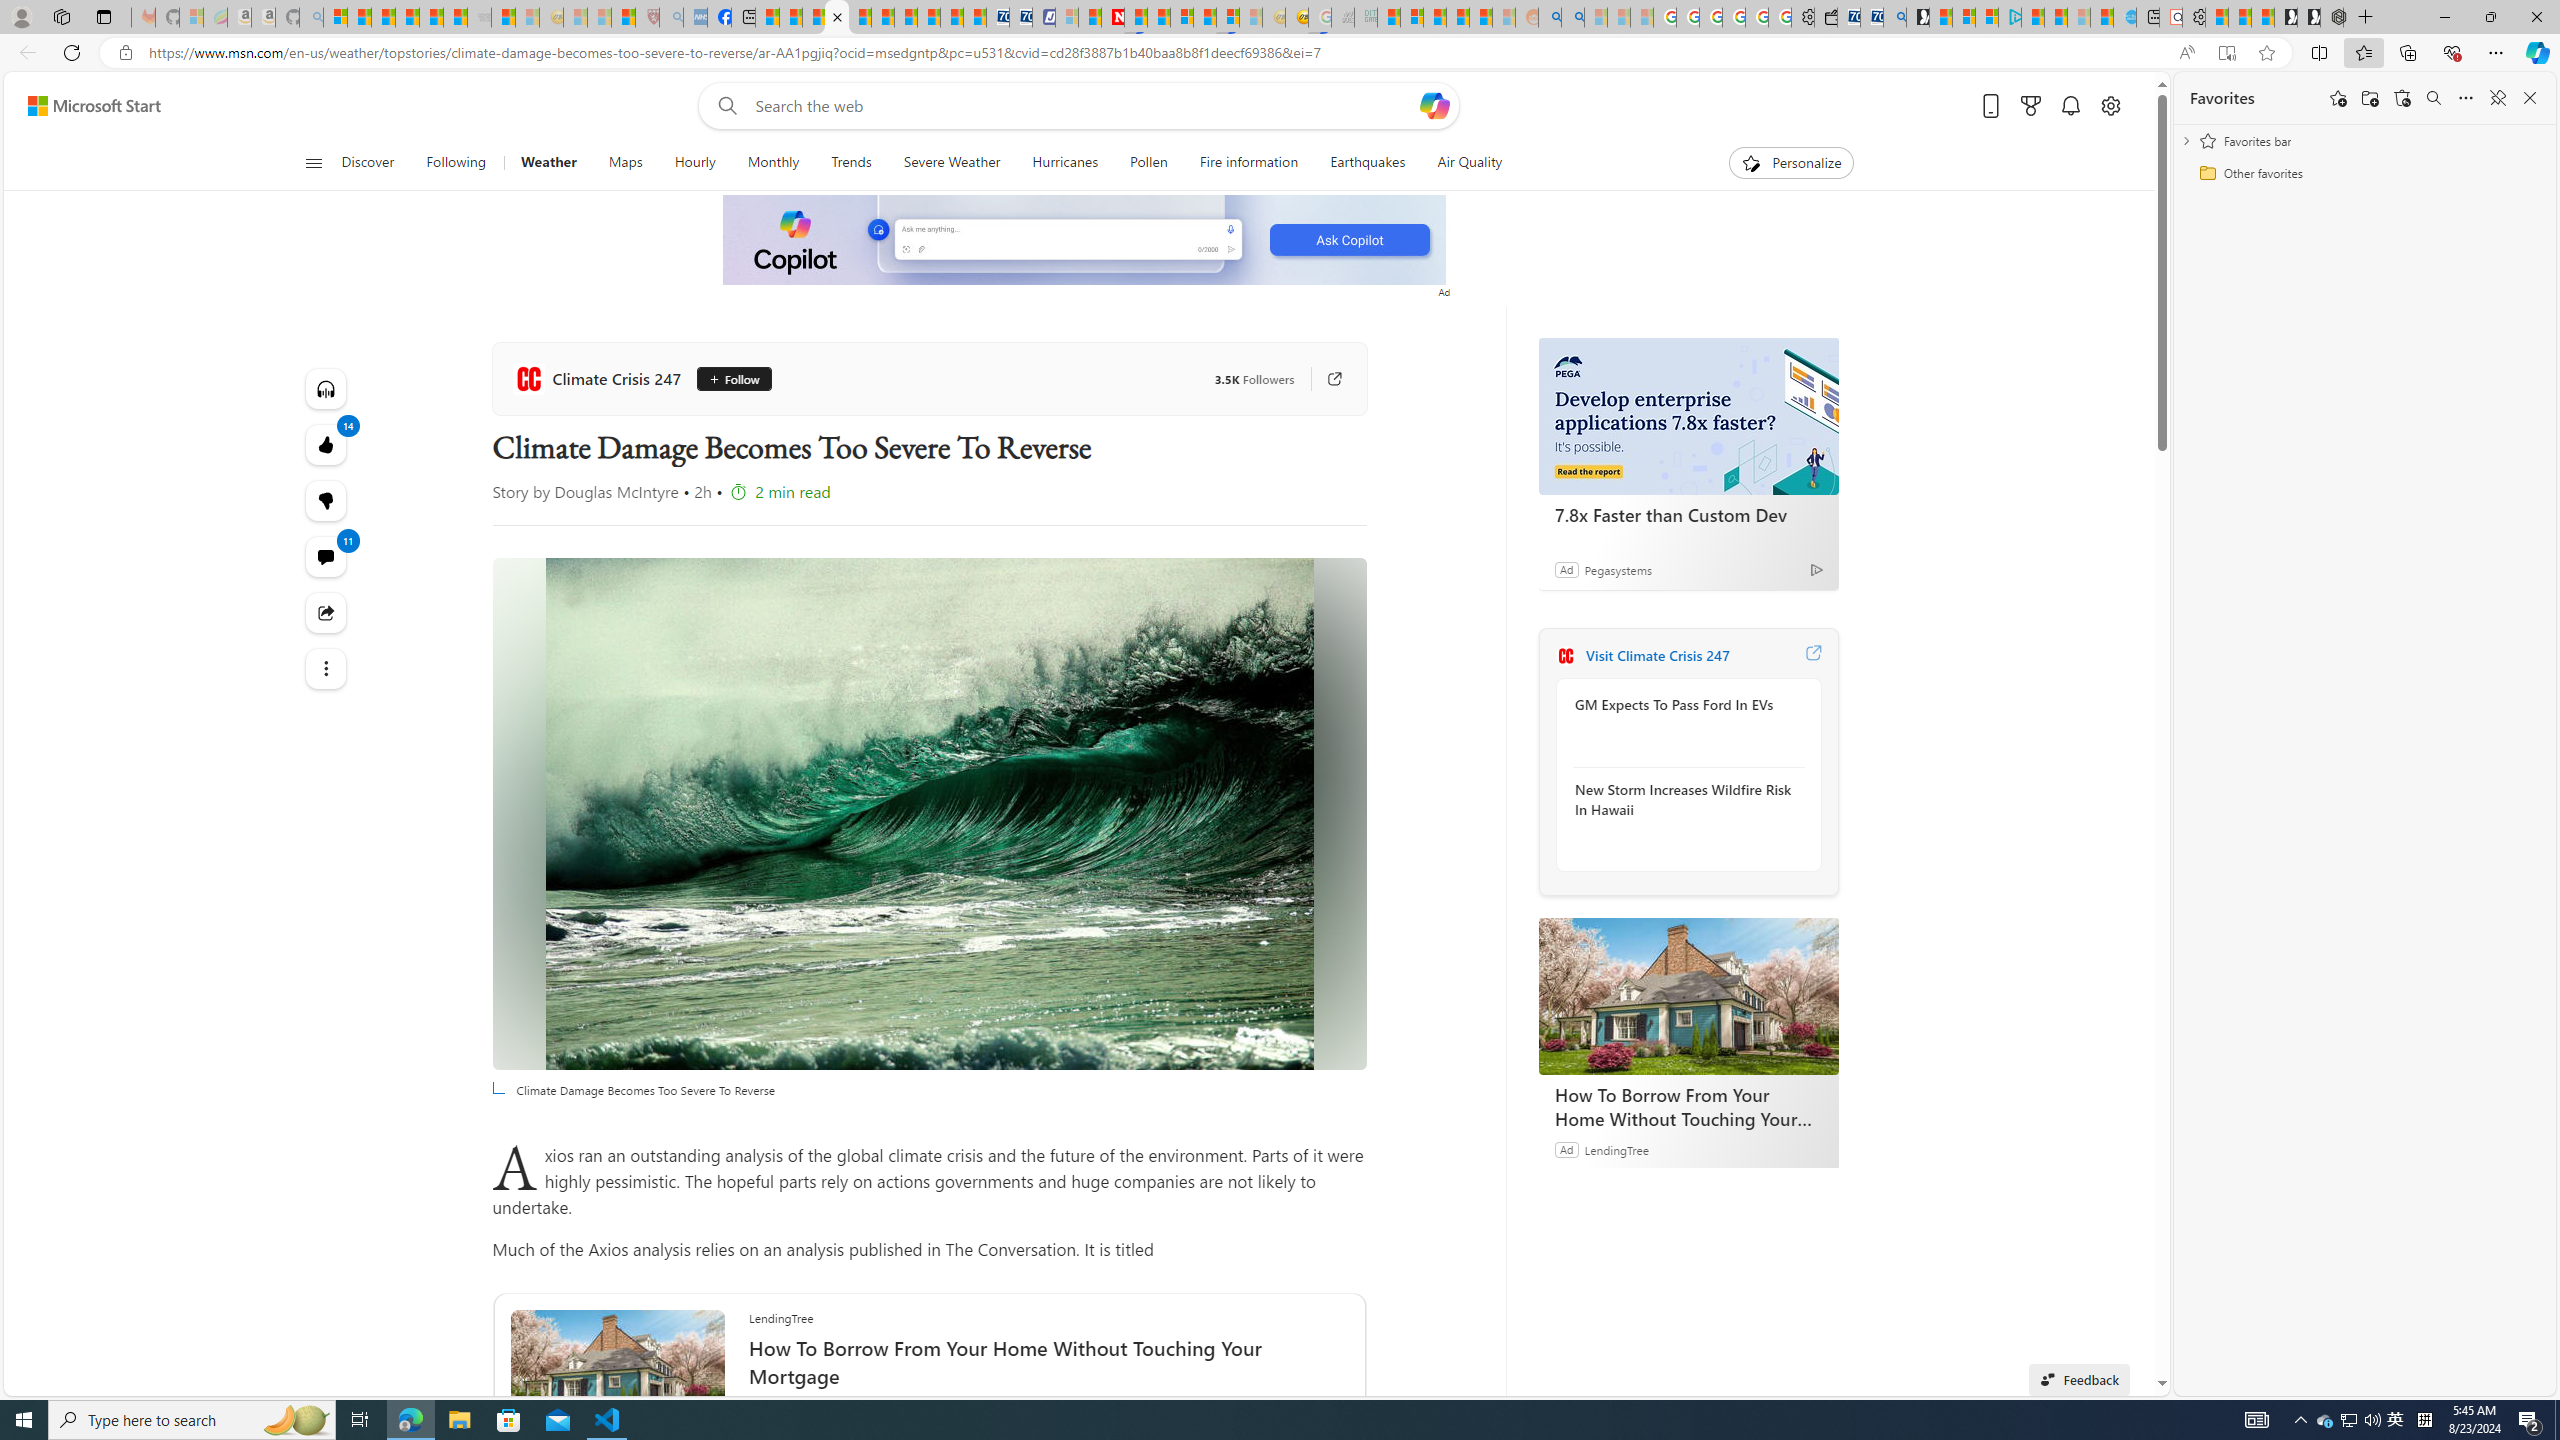  I want to click on 'Earthquakes', so click(1367, 162).